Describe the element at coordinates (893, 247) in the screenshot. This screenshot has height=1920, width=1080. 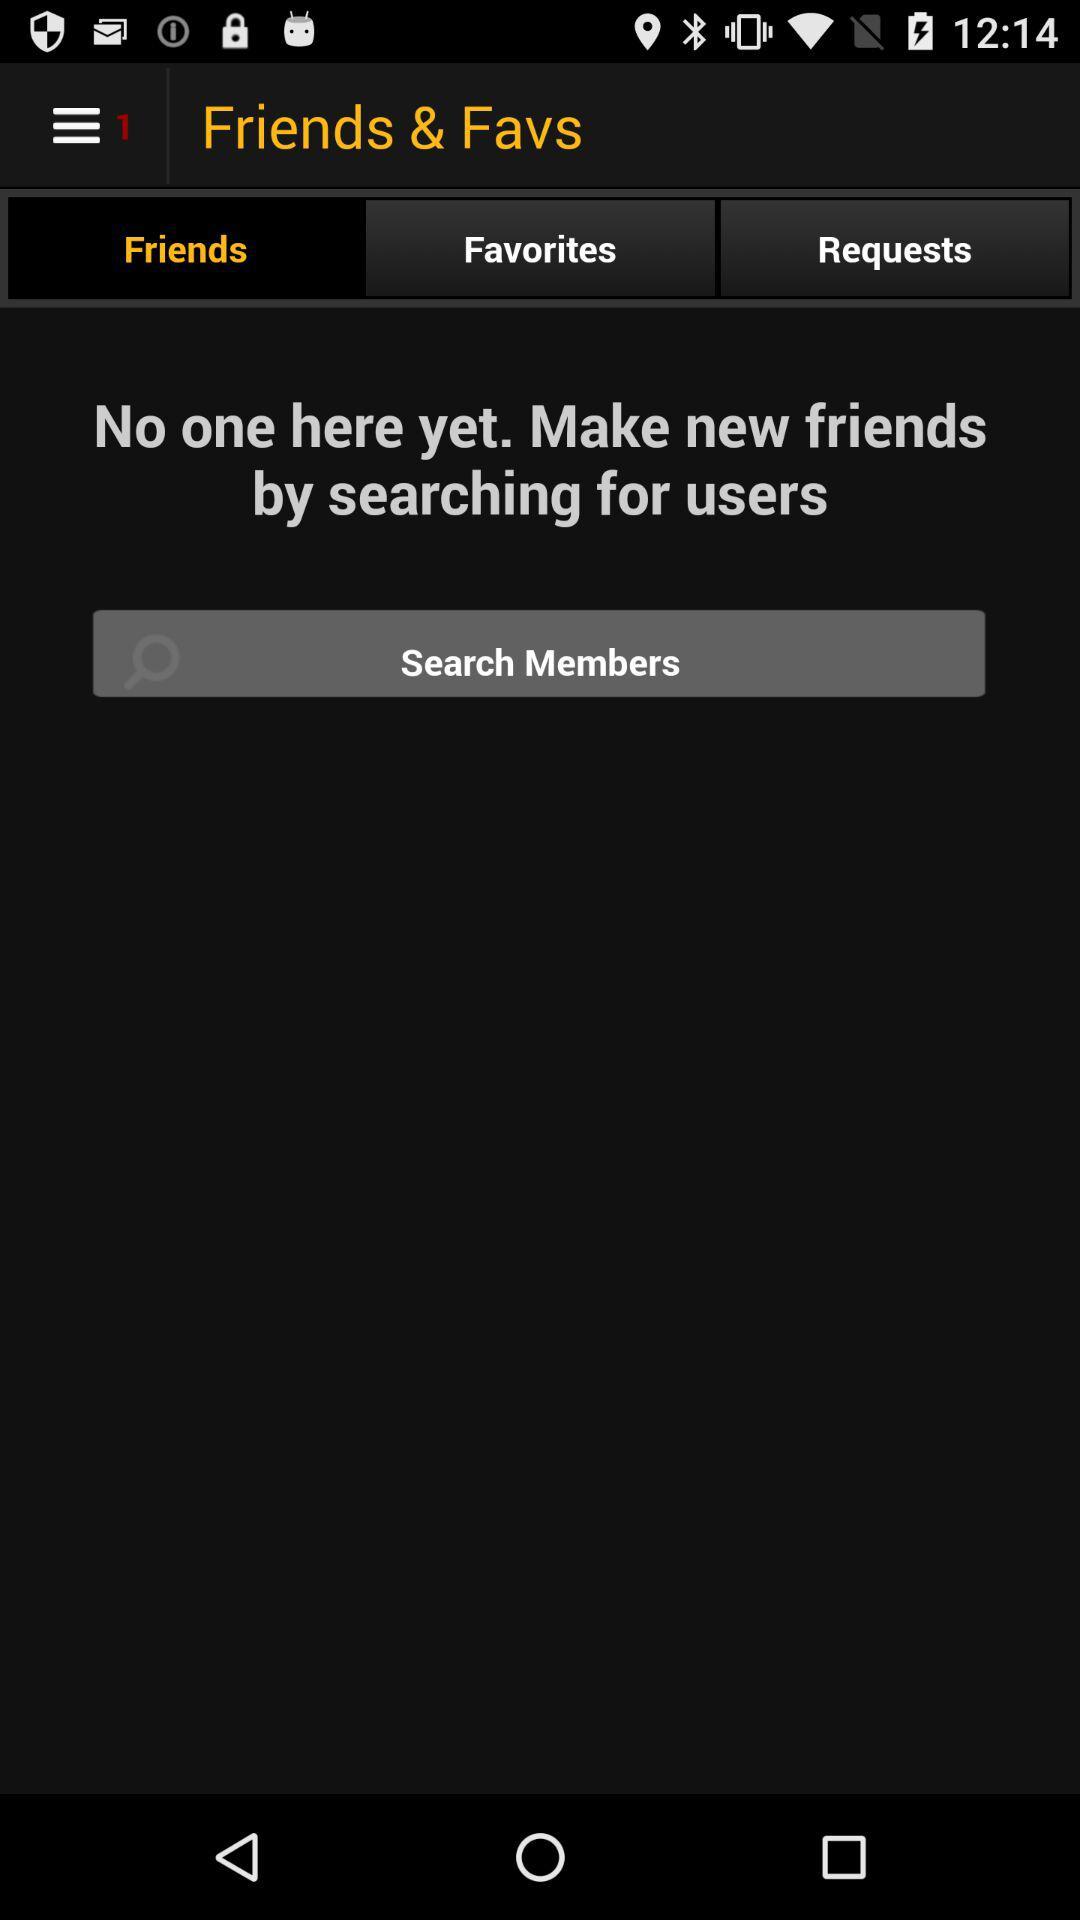
I see `item next to the favorites icon` at that location.